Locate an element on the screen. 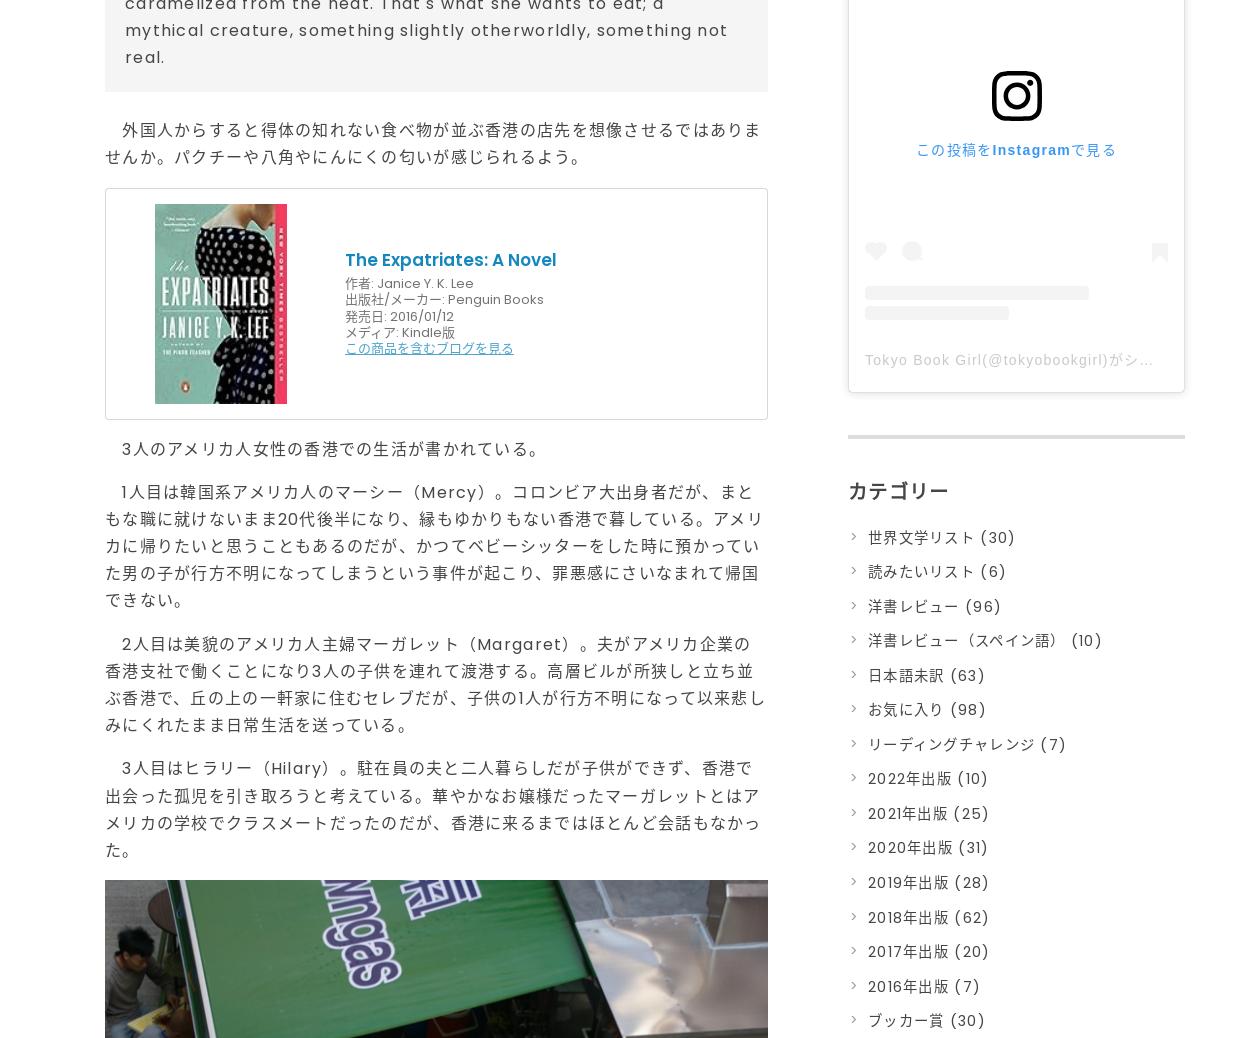 The image size is (1250, 1038). '2022年出版 (10)' is located at coordinates (867, 779).